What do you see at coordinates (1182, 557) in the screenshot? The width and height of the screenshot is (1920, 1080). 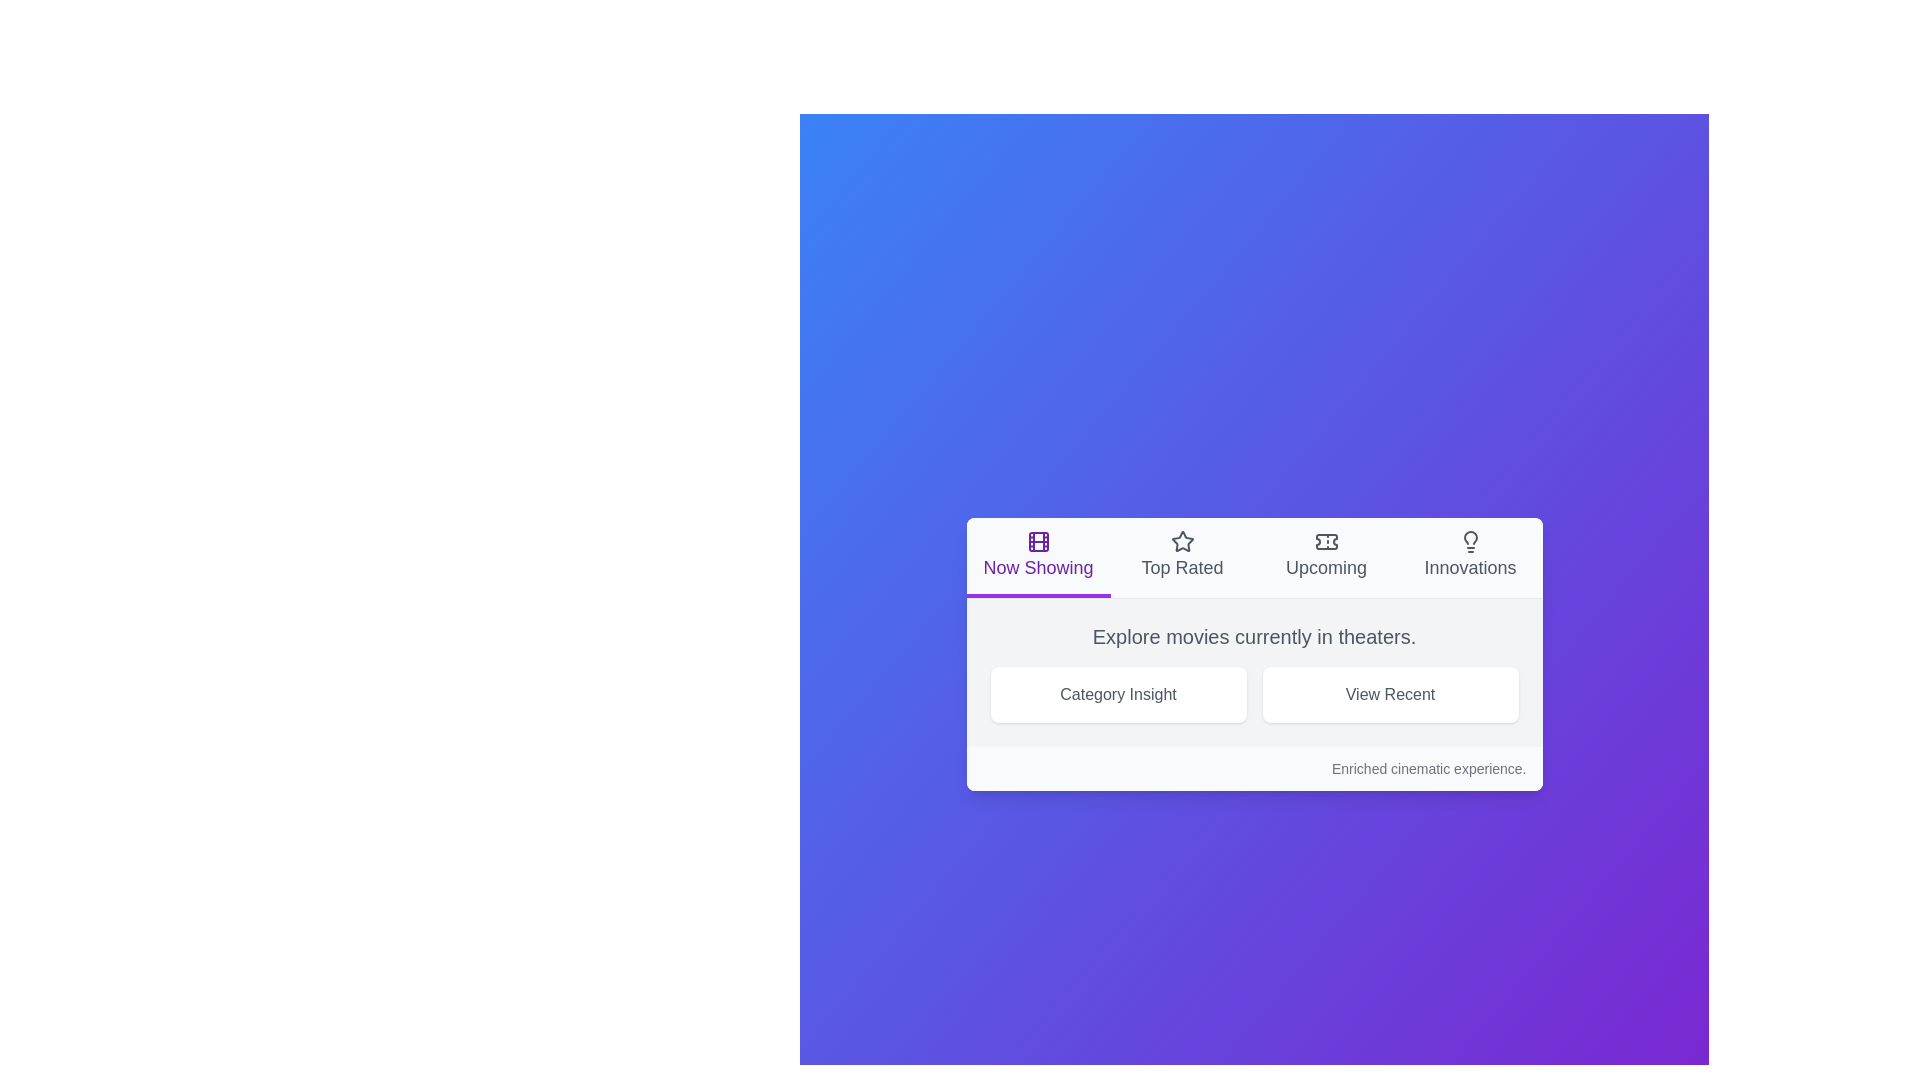 I see `the 'Top Rated' tab navigation button` at bounding box center [1182, 557].